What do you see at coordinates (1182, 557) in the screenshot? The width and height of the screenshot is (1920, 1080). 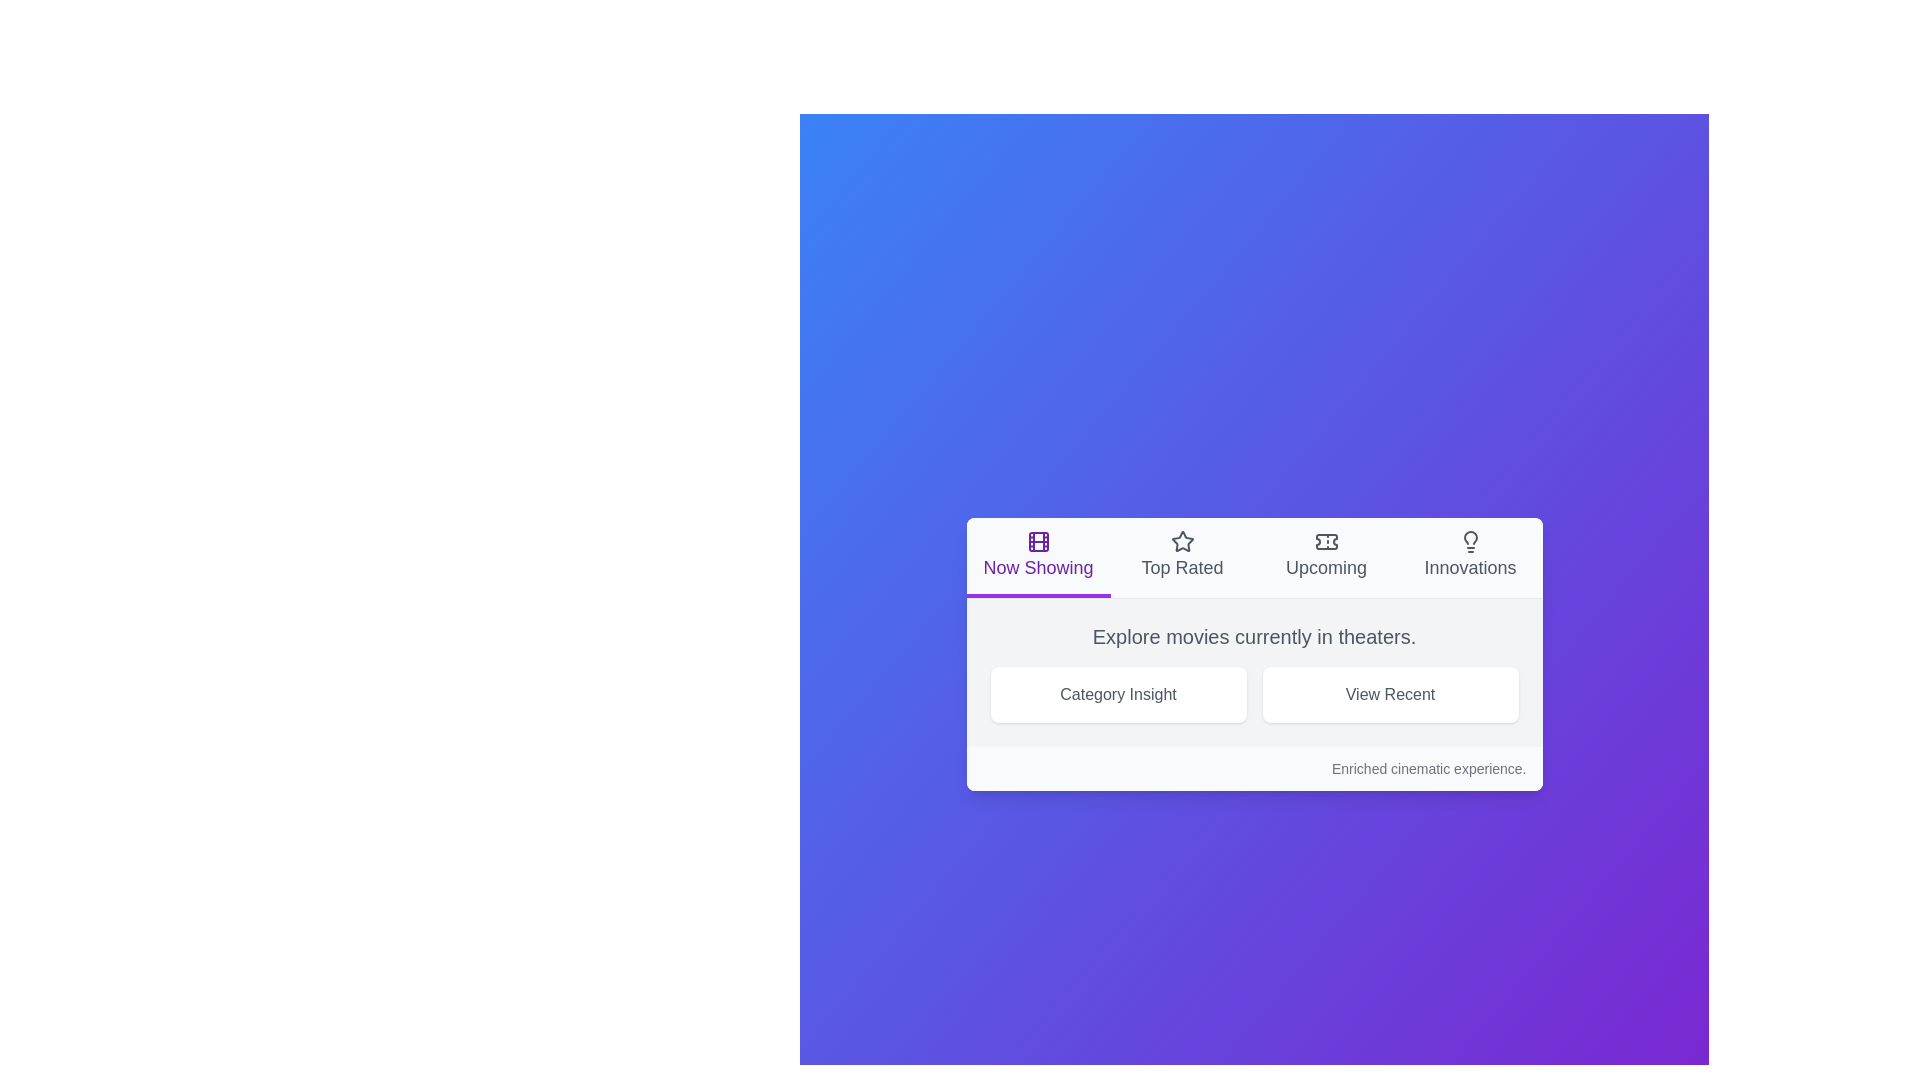 I see `the 'Top Rated' tab navigation button` at bounding box center [1182, 557].